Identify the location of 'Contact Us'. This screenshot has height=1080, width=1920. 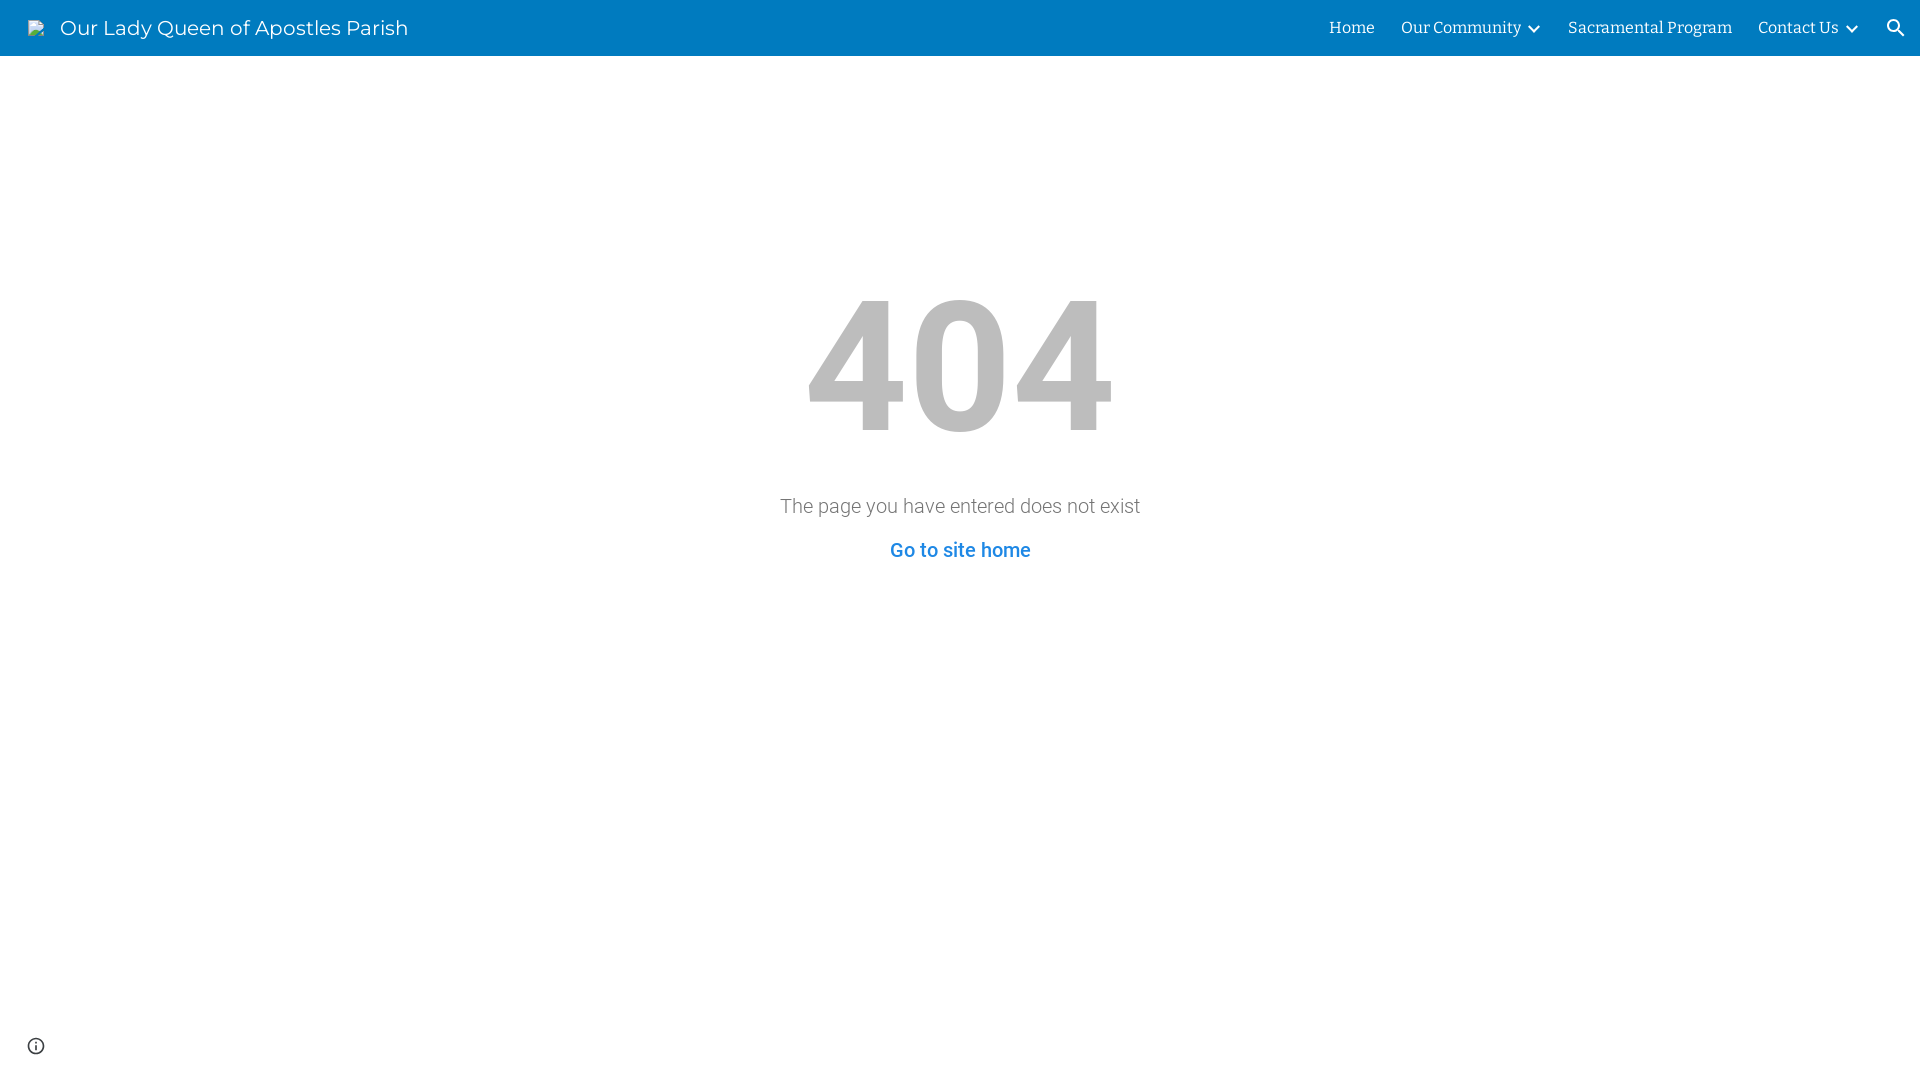
(1798, 27).